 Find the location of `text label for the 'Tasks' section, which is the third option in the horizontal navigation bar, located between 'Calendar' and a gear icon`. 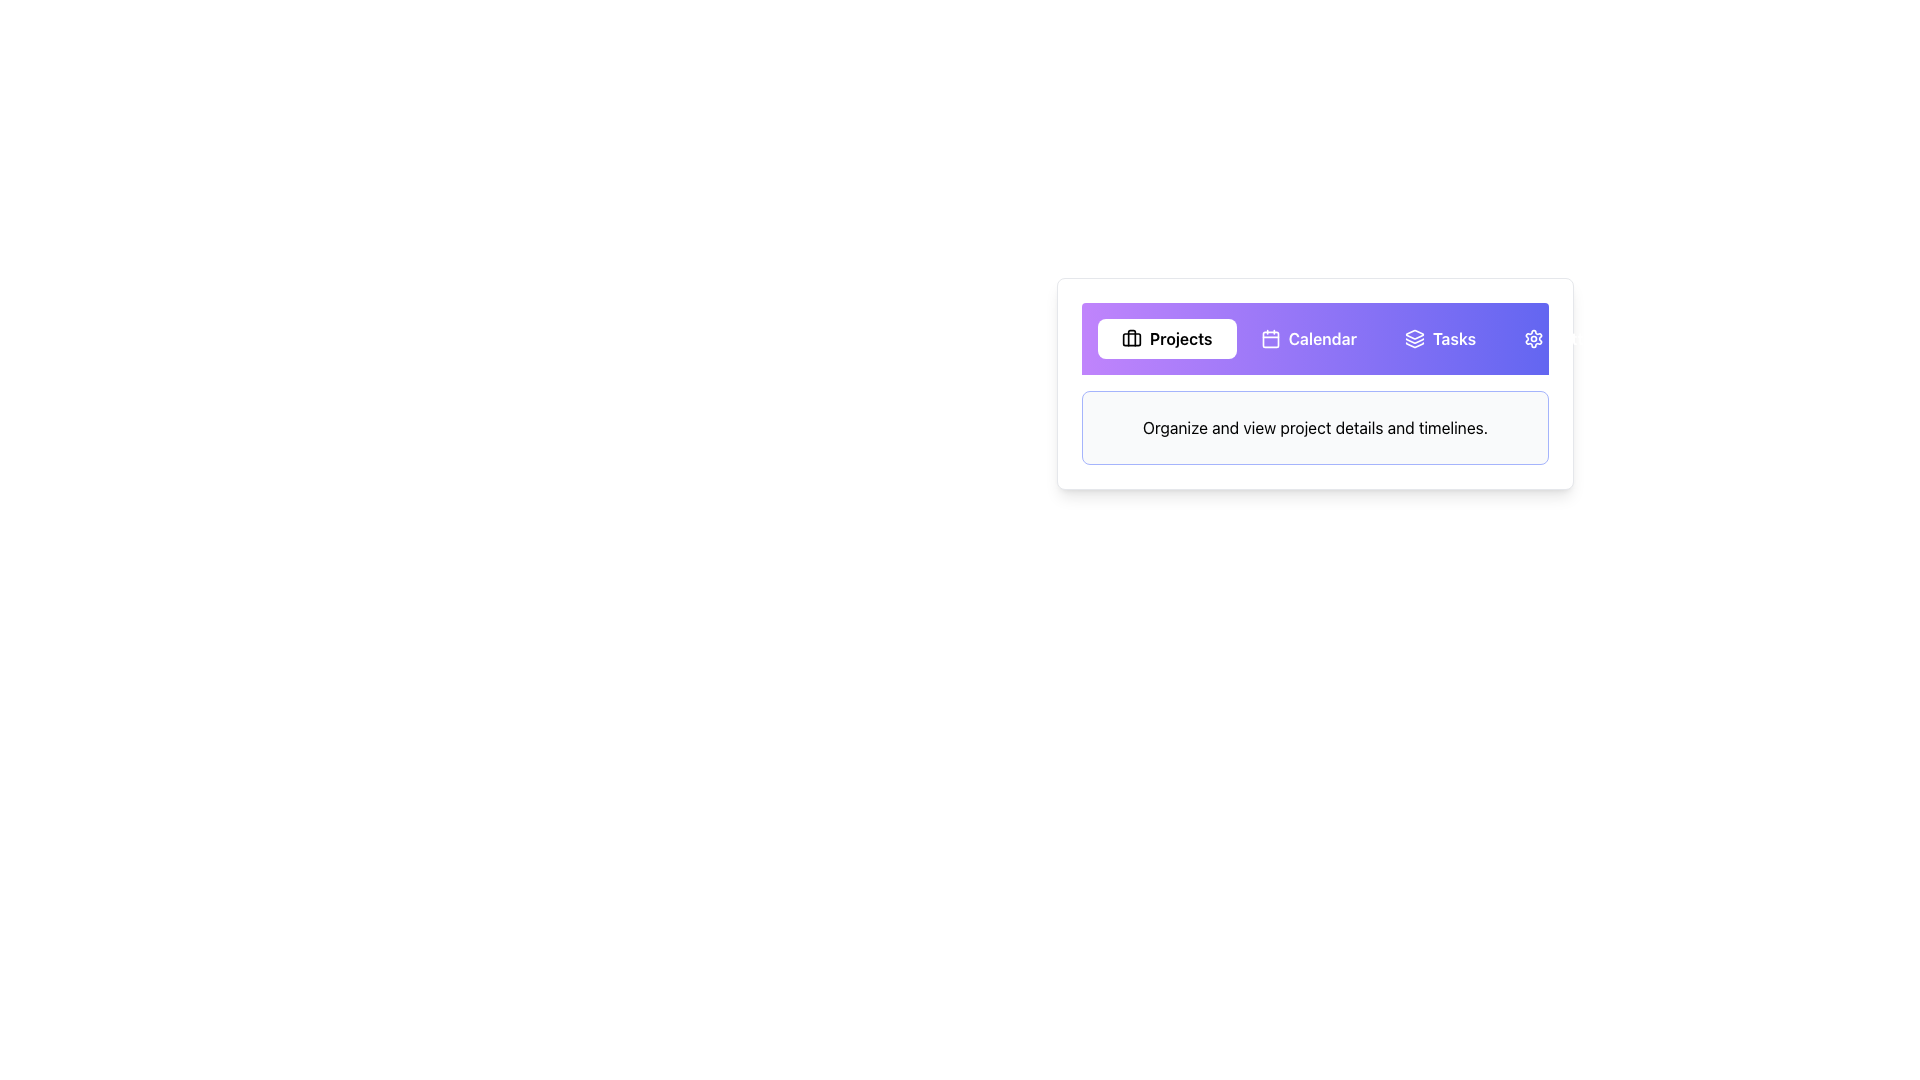

text label for the 'Tasks' section, which is the third option in the horizontal navigation bar, located between 'Calendar' and a gear icon is located at coordinates (1454, 338).